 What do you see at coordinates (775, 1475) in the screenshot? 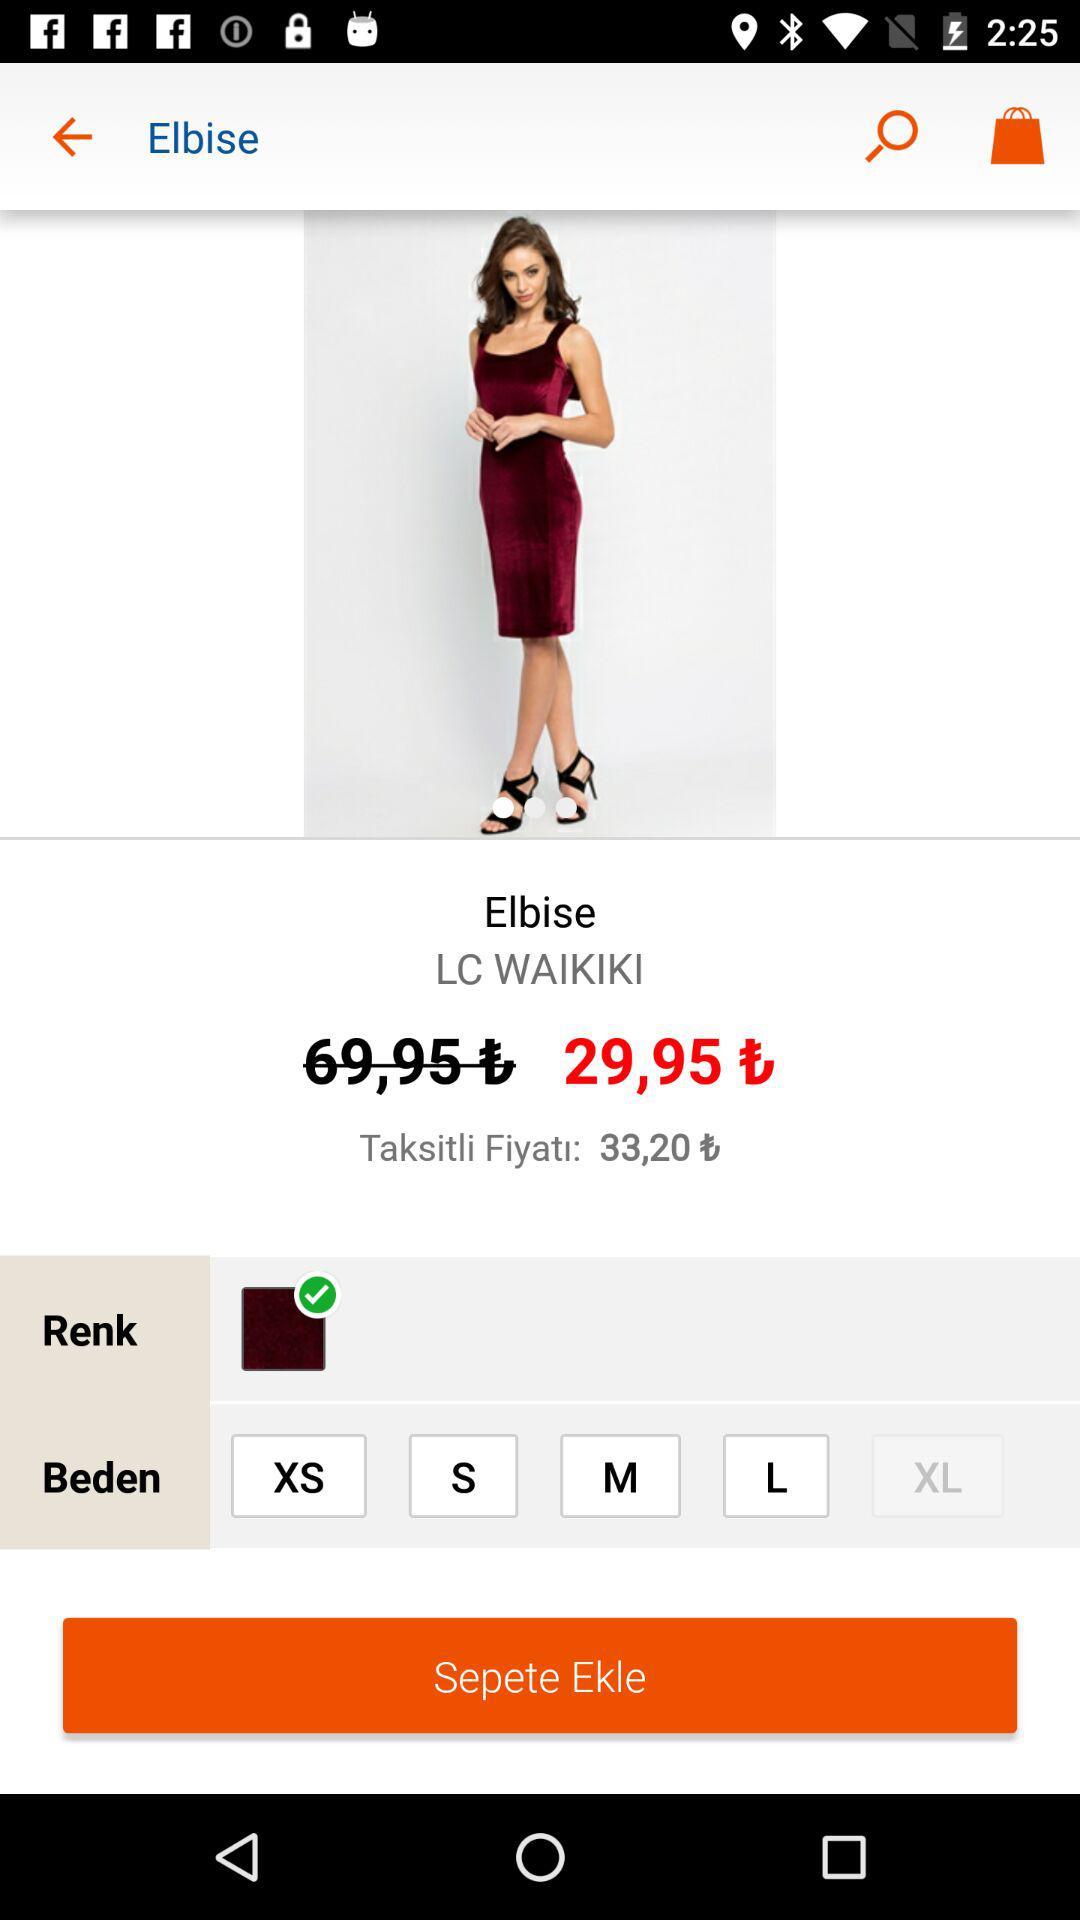
I see `the text which is beside m` at bounding box center [775, 1475].